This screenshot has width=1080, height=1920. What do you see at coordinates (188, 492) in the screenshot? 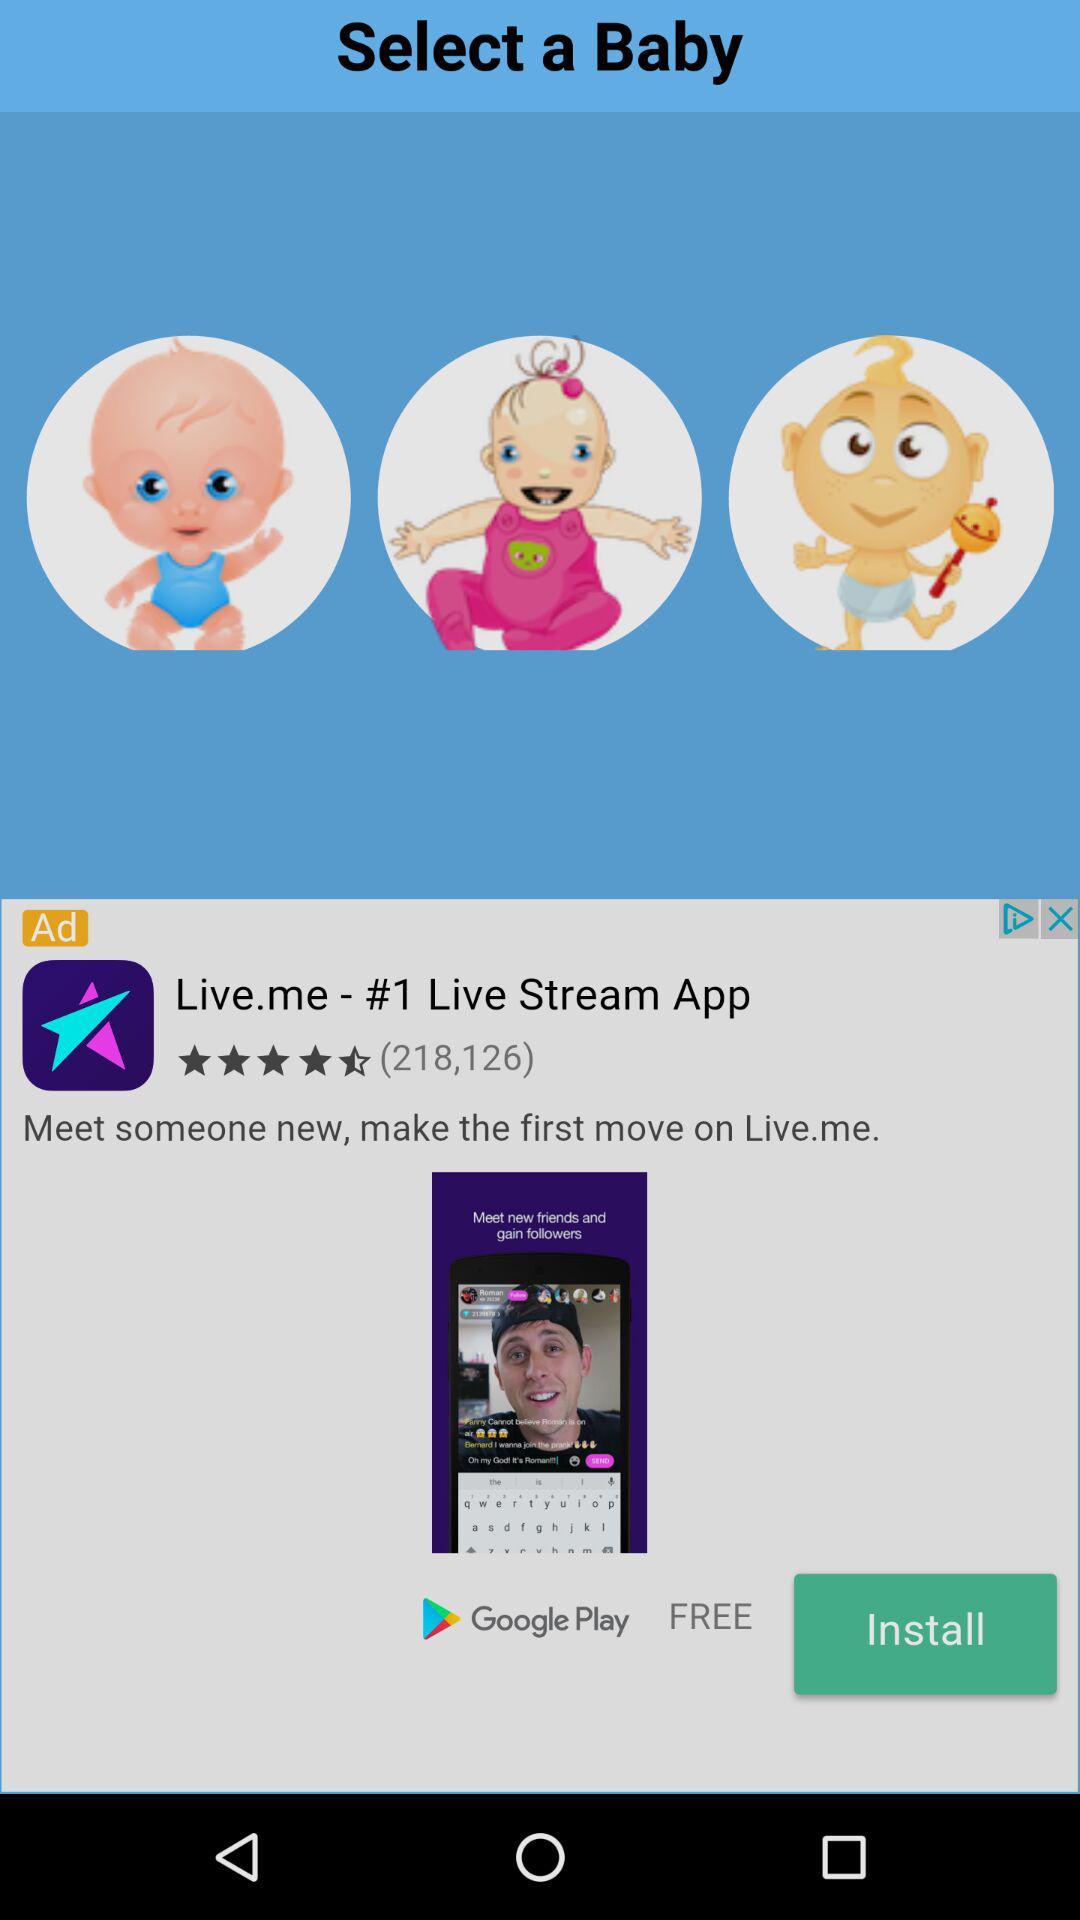
I see `choose baby` at bounding box center [188, 492].